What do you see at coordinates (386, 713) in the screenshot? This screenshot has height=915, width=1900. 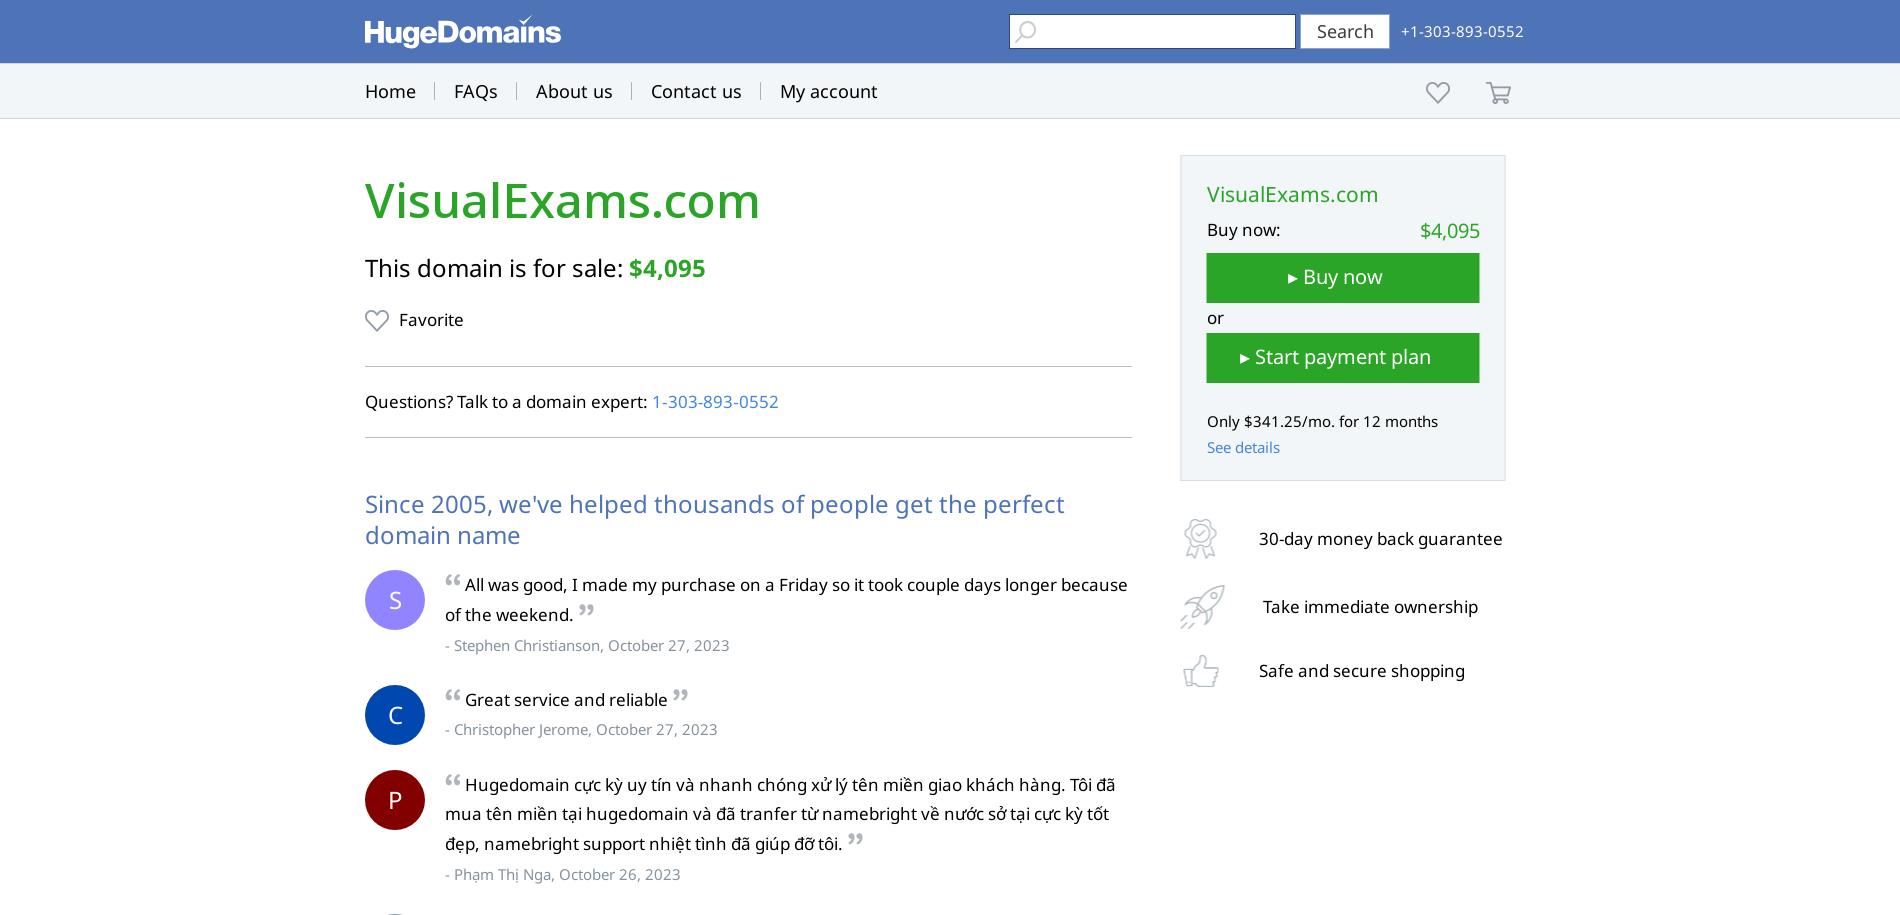 I see `'C'` at bounding box center [386, 713].